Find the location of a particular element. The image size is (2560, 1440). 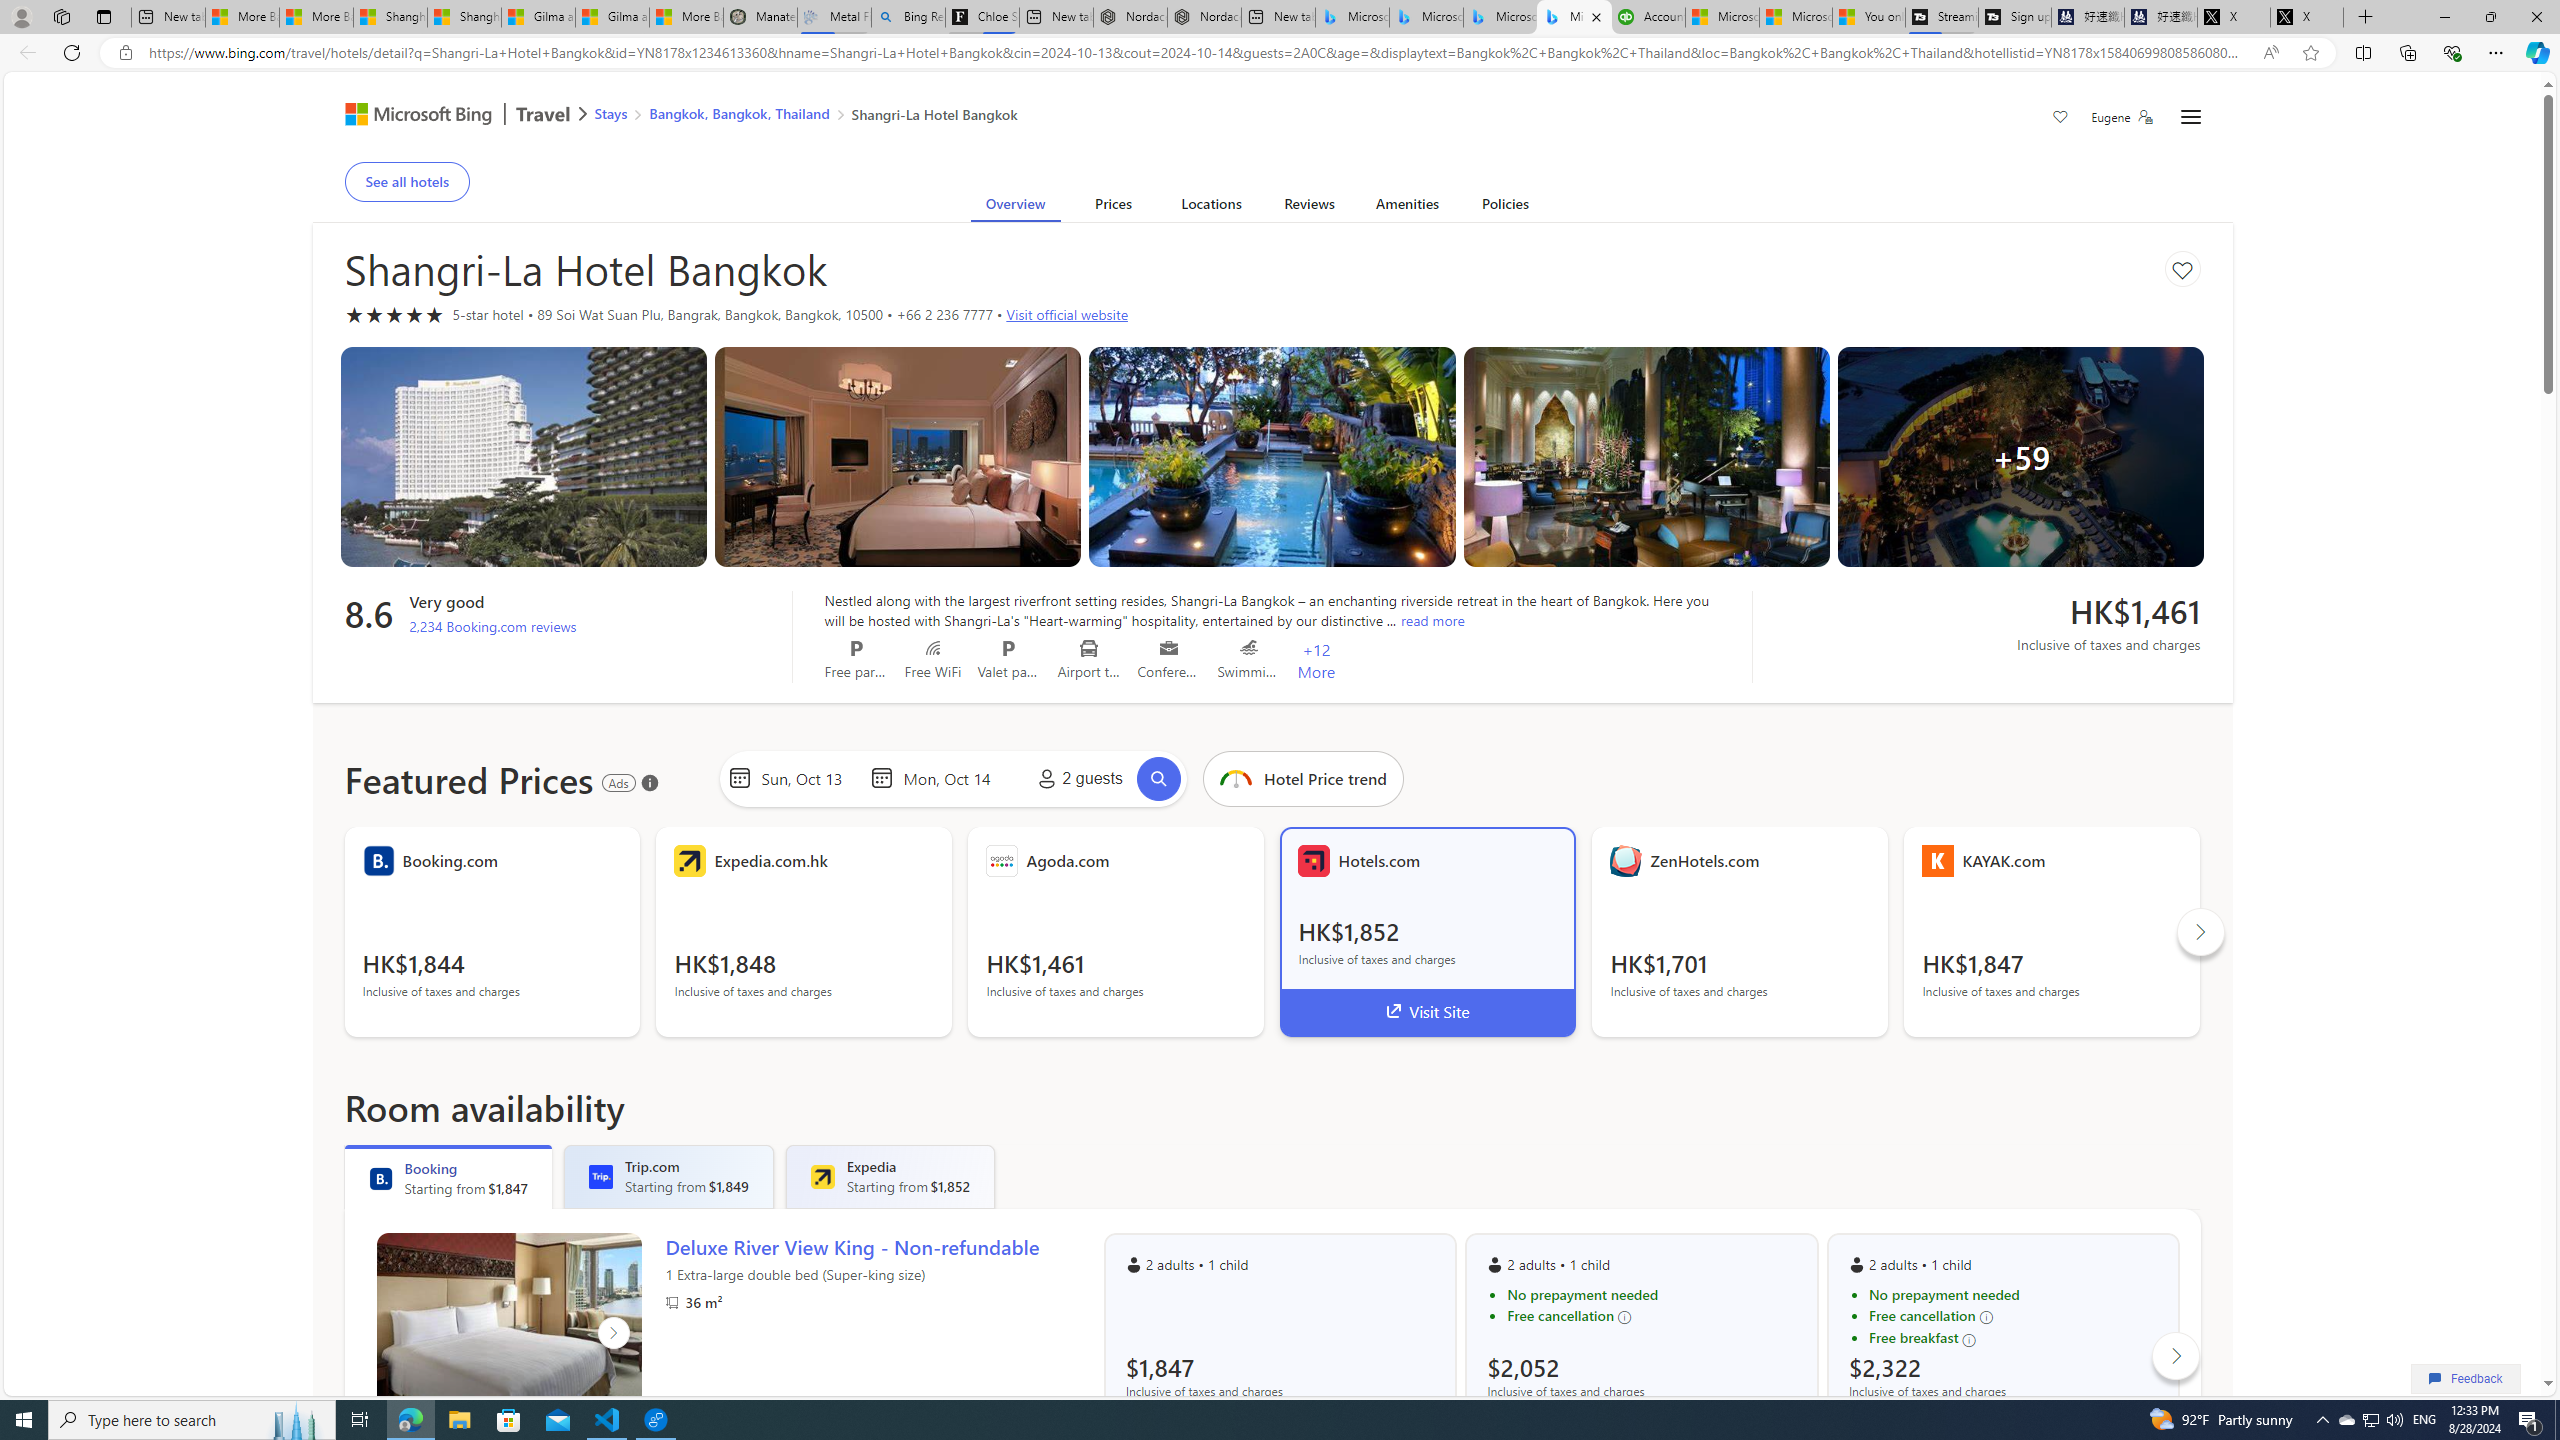

'Expedia' is located at coordinates (820, 1176).